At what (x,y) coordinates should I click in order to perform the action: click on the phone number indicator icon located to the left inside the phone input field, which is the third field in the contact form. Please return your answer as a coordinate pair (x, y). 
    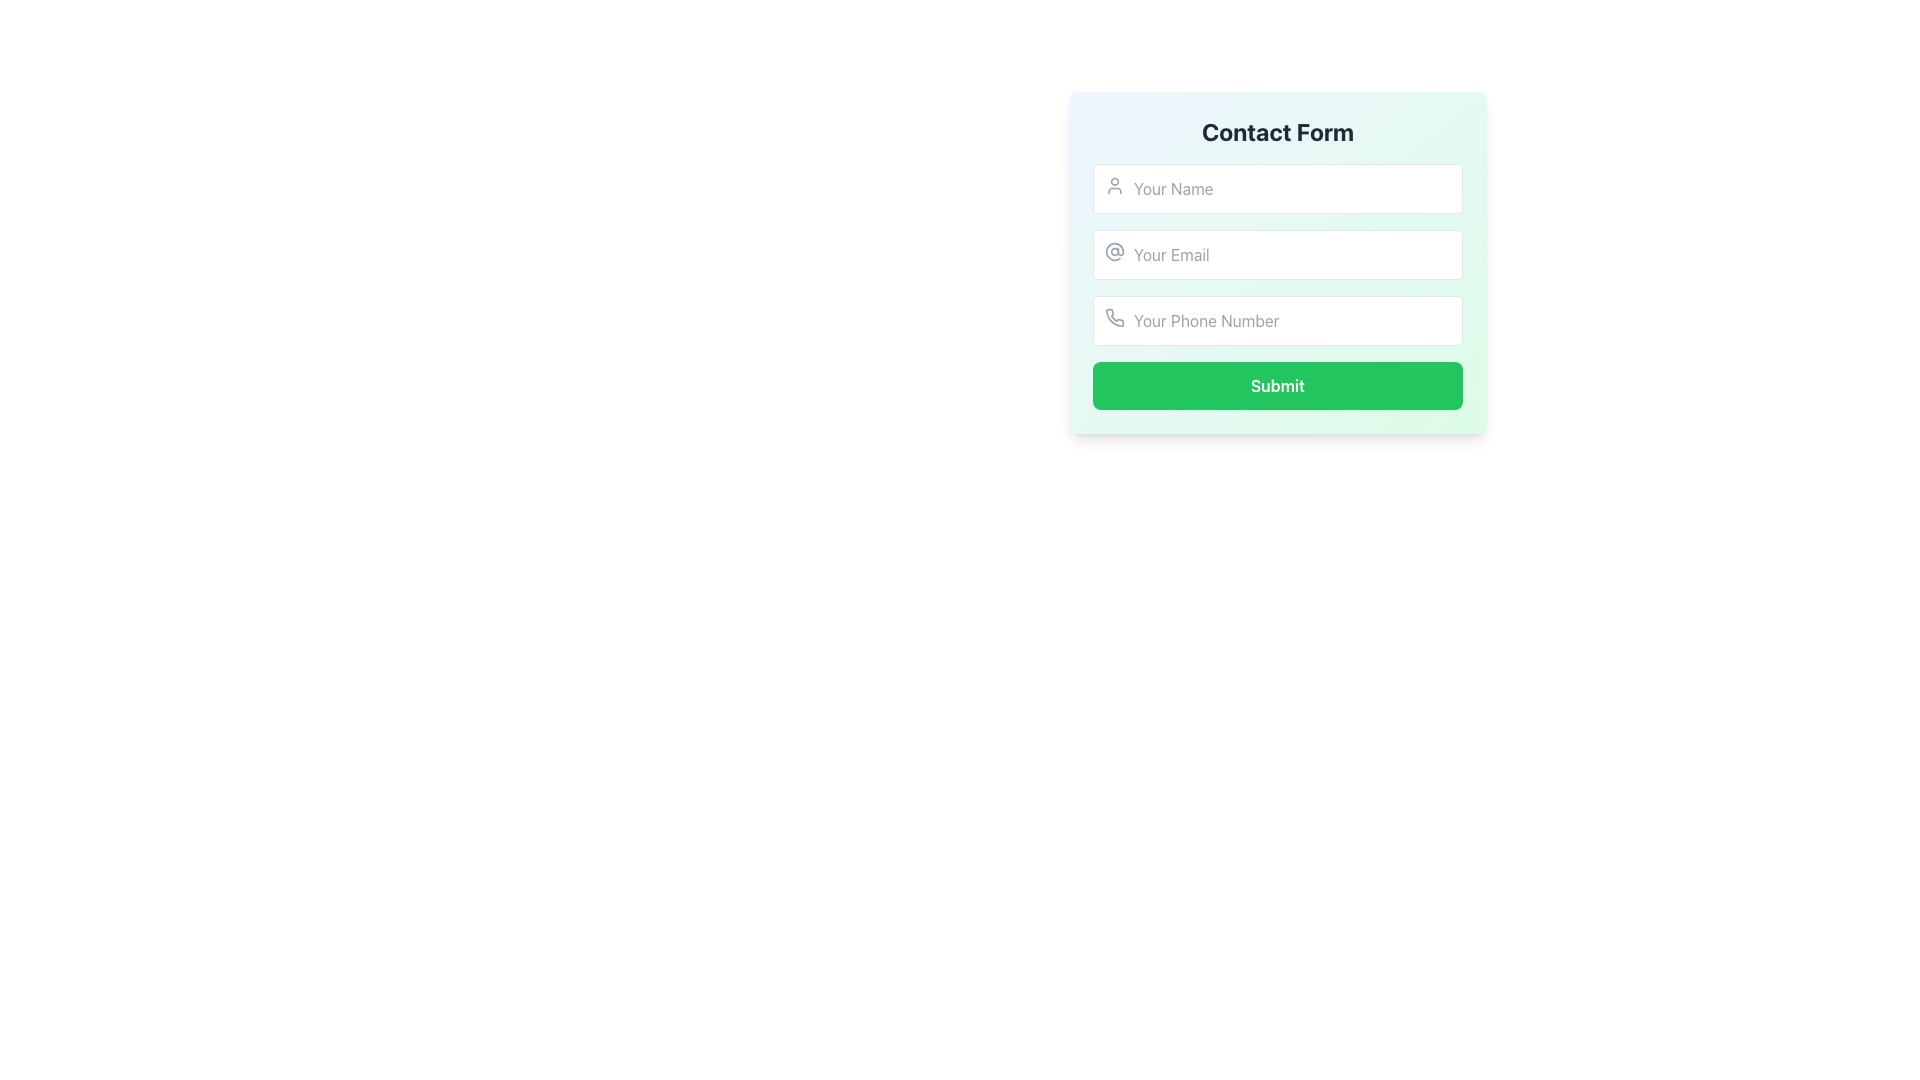
    Looking at the image, I should click on (1114, 316).